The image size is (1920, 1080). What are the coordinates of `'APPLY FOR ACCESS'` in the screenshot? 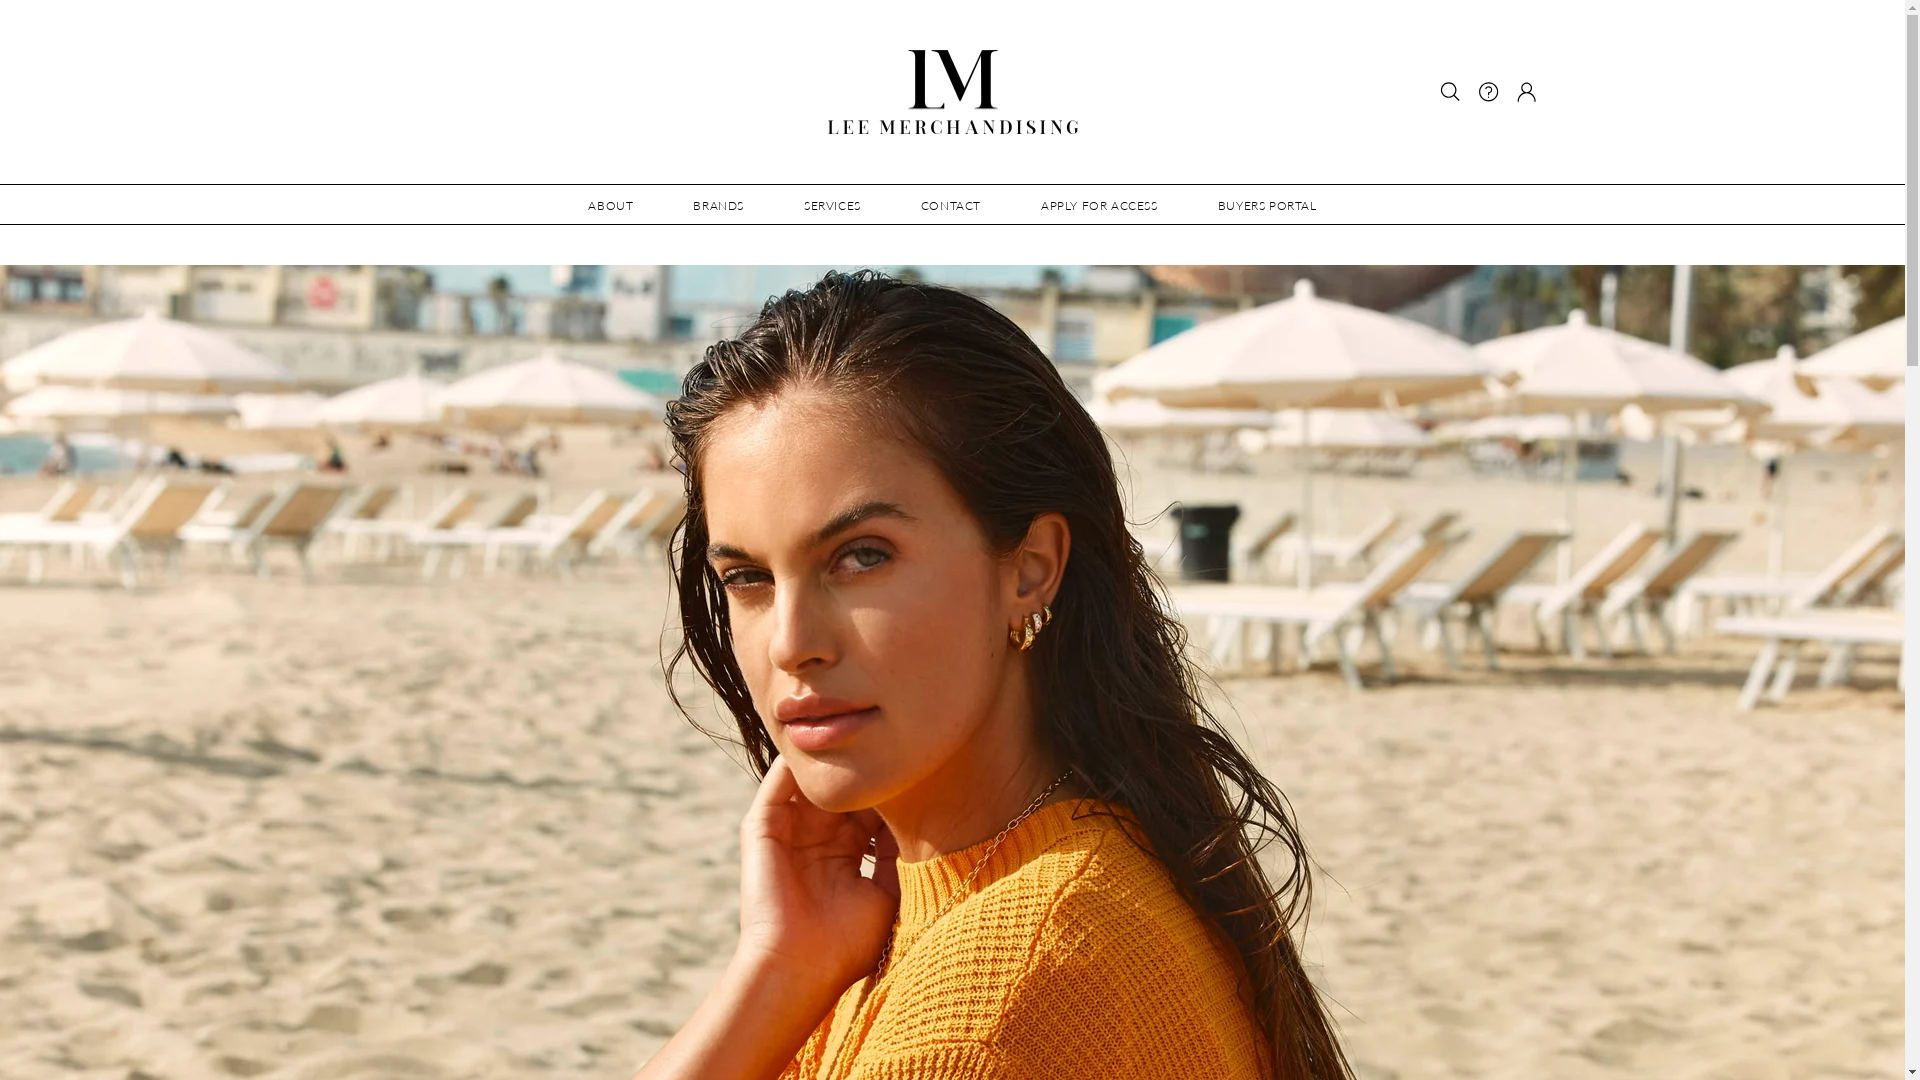 It's located at (1011, 204).